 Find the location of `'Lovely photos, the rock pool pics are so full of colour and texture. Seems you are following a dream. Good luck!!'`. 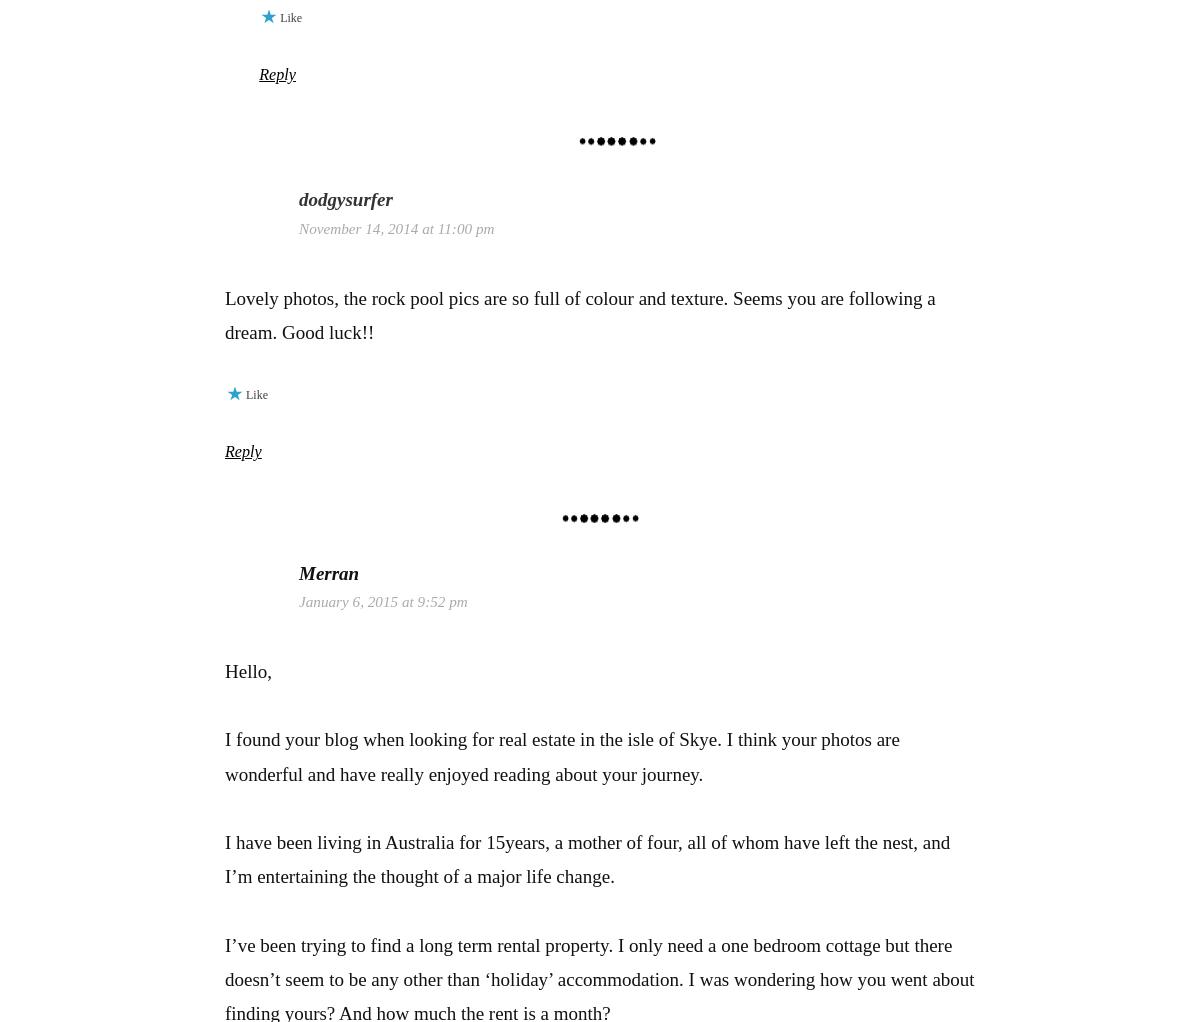

'Lovely photos, the rock pool pics are so full of colour and texture. Seems you are following a dream. Good luck!!' is located at coordinates (578, 313).